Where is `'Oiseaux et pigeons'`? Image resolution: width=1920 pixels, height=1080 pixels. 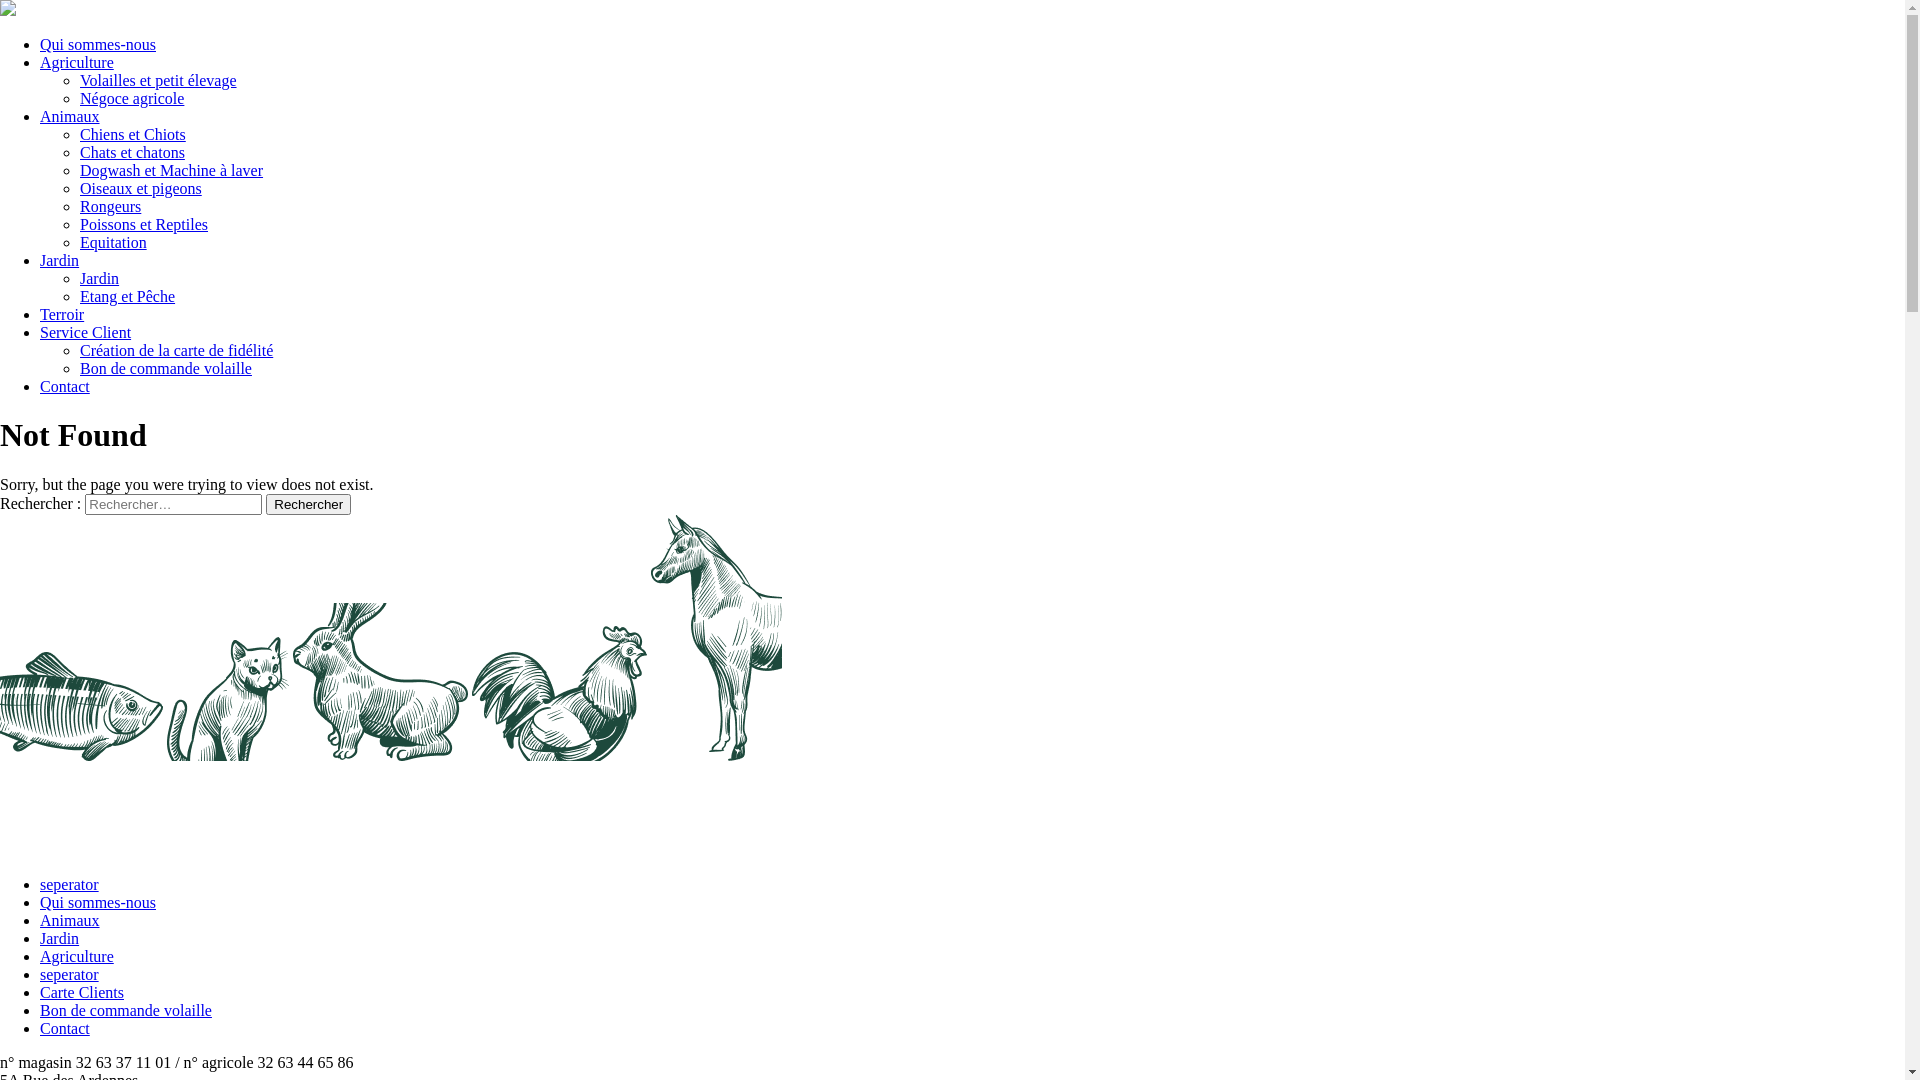 'Oiseaux et pigeons' is located at coordinates (139, 188).